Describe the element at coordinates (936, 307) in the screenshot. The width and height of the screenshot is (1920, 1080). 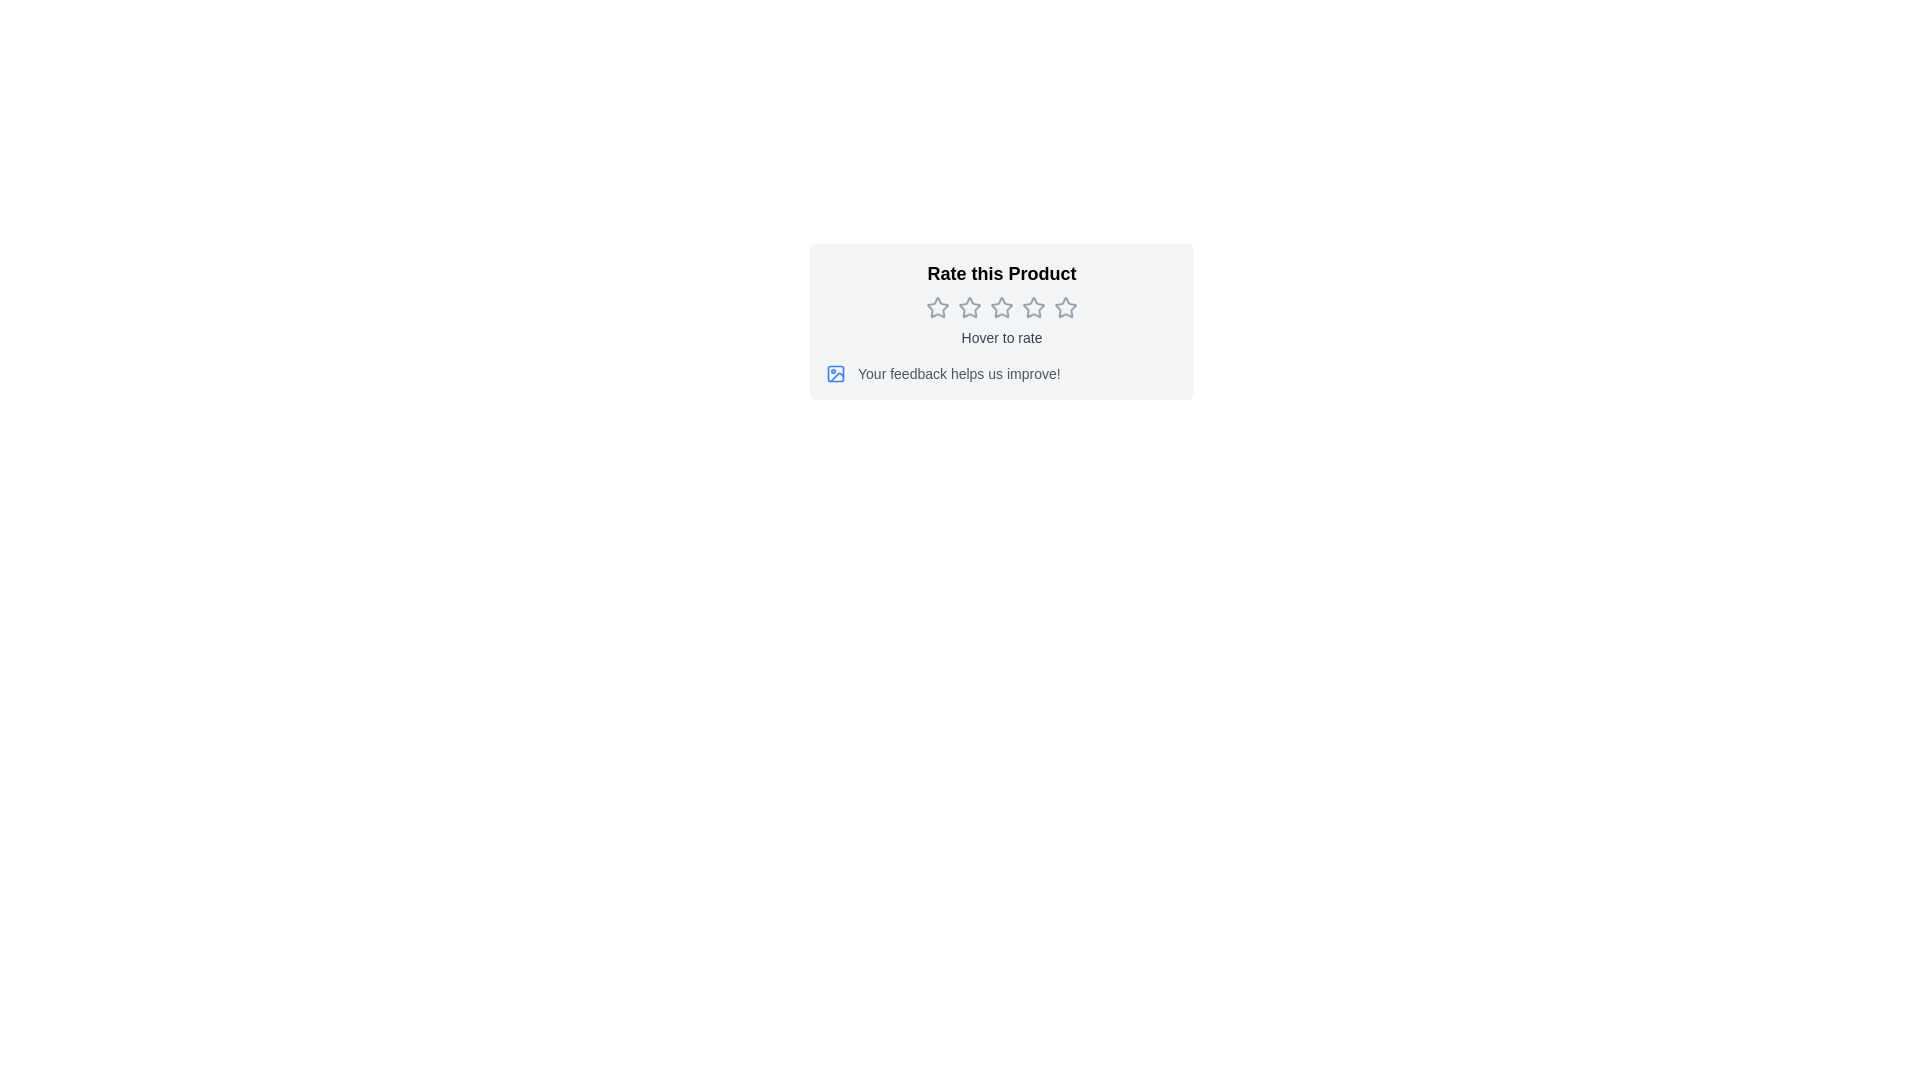
I see `the star icon for rating functionality located below 'Rate this Product'` at that location.